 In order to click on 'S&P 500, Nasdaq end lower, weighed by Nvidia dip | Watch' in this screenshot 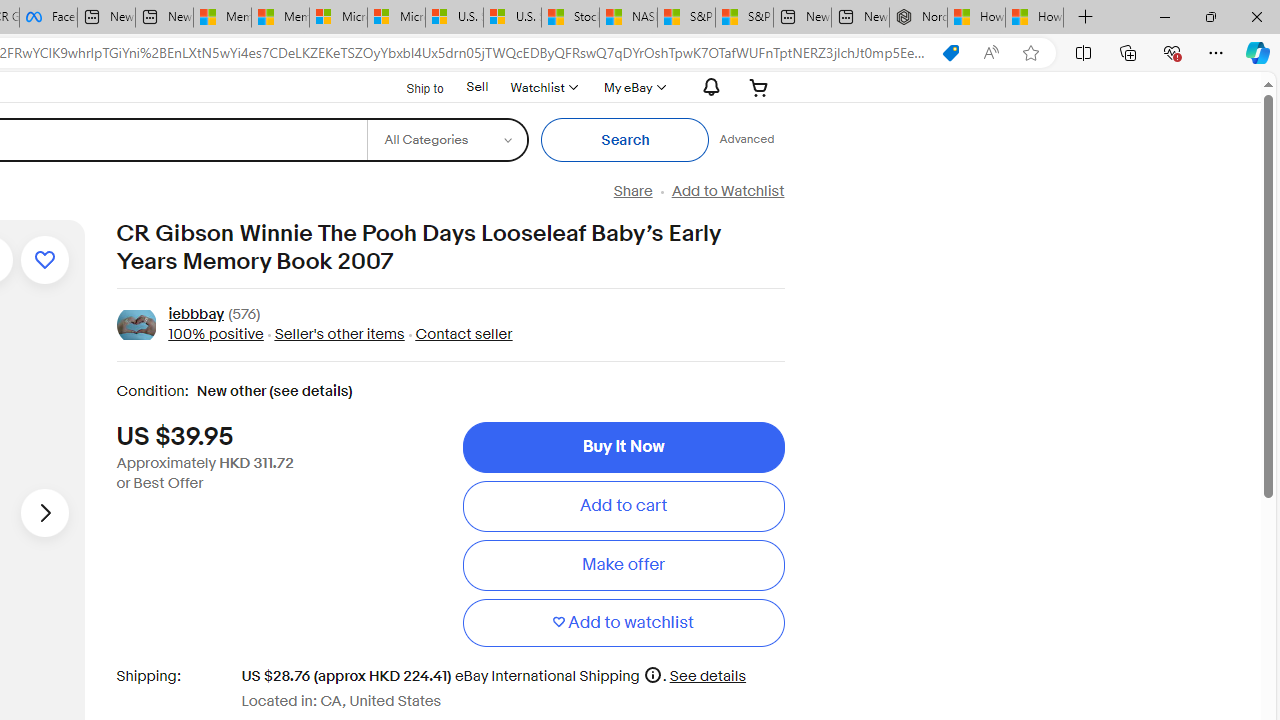, I will do `click(743, 17)`.